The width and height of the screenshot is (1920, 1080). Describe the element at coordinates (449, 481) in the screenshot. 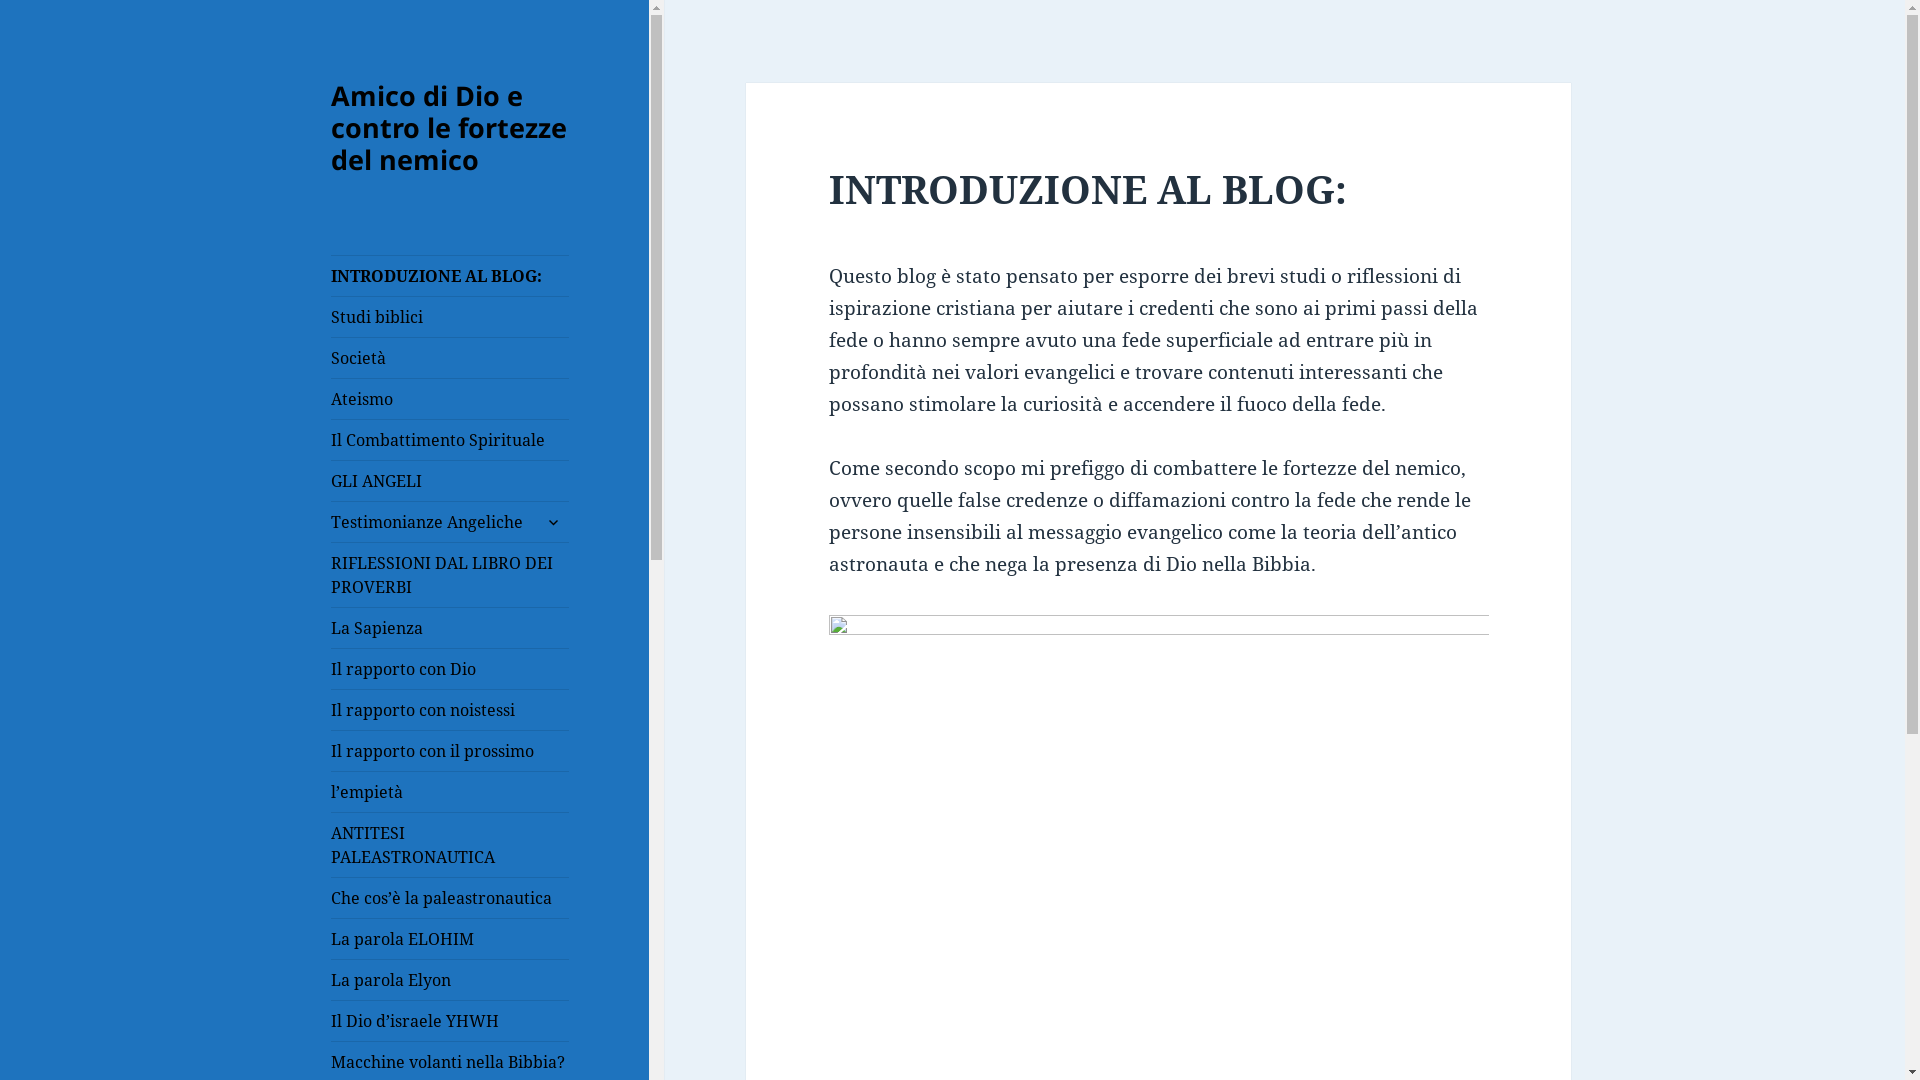

I see `'GLI ANGELI'` at that location.